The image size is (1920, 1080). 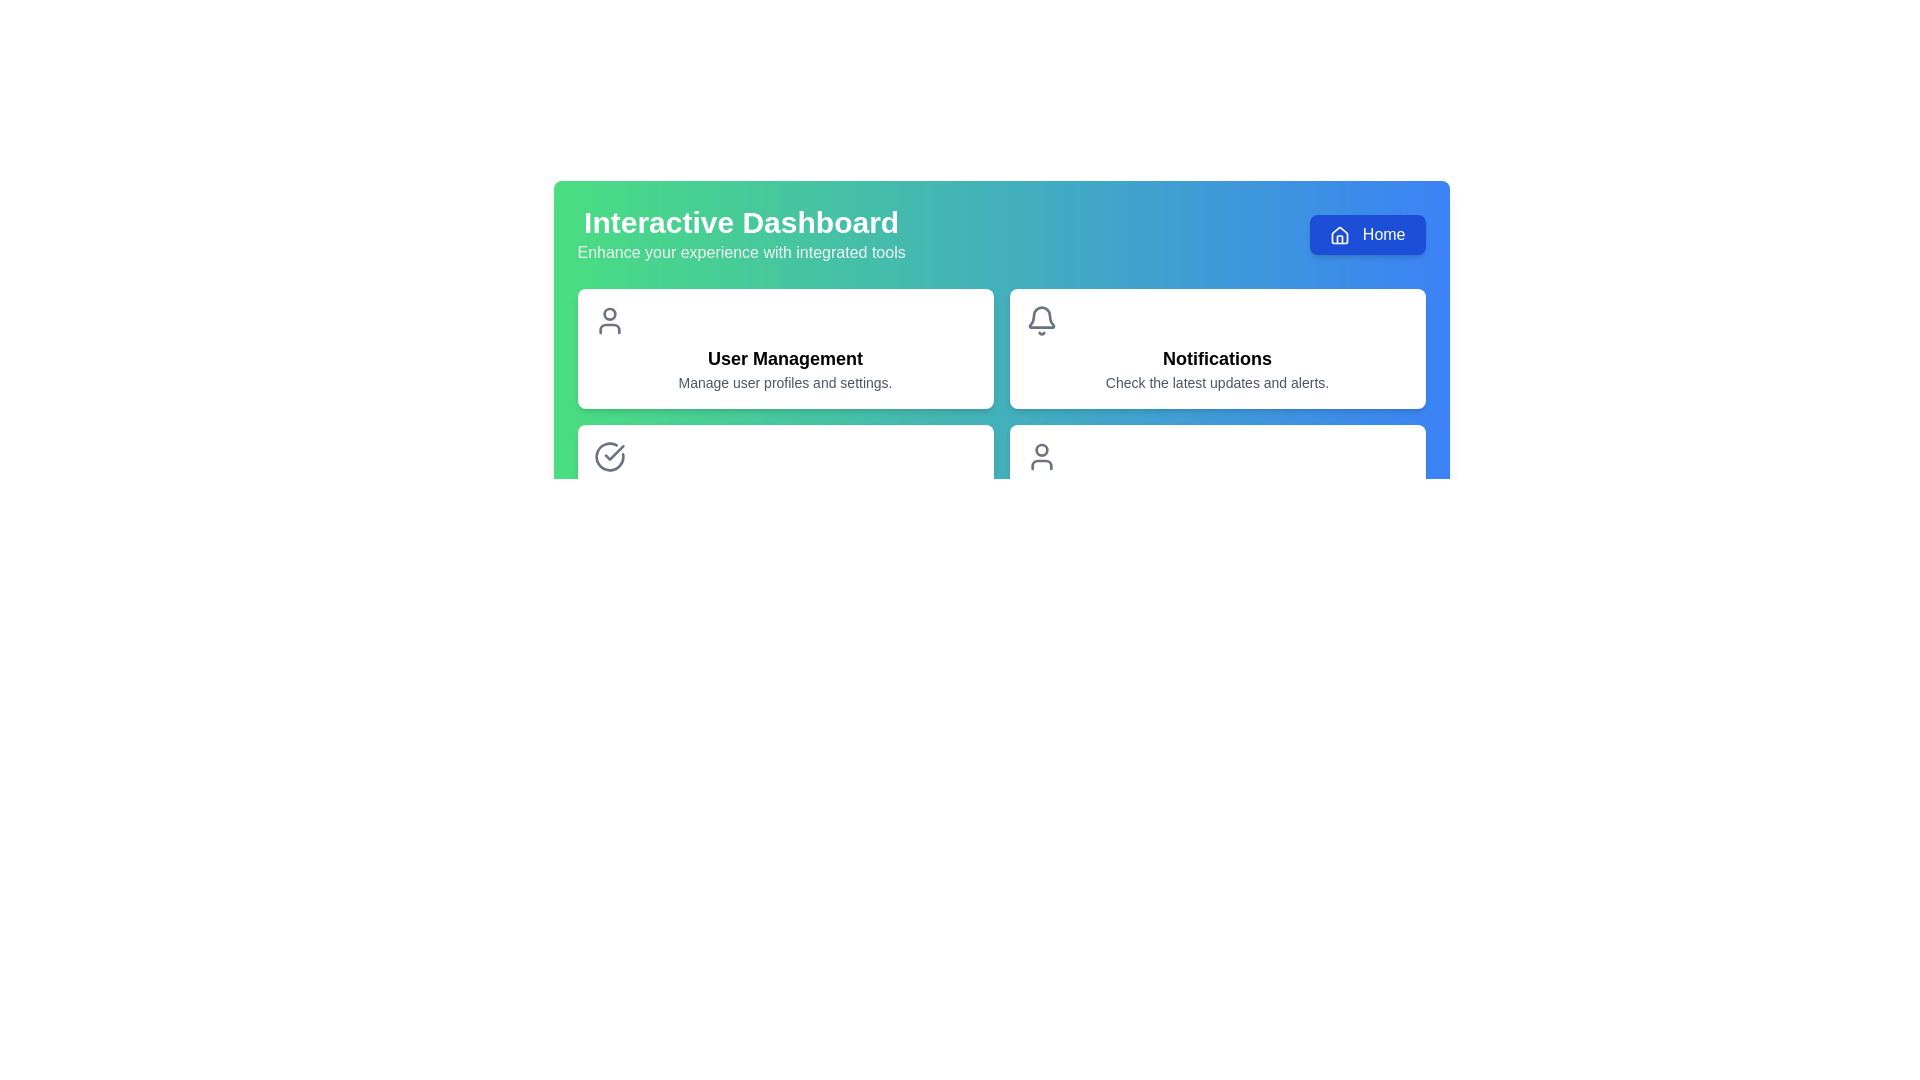 I want to click on the graphical representation of the user's head, which is a circular SVG component located centrally within the user icon group, so click(x=1040, y=450).